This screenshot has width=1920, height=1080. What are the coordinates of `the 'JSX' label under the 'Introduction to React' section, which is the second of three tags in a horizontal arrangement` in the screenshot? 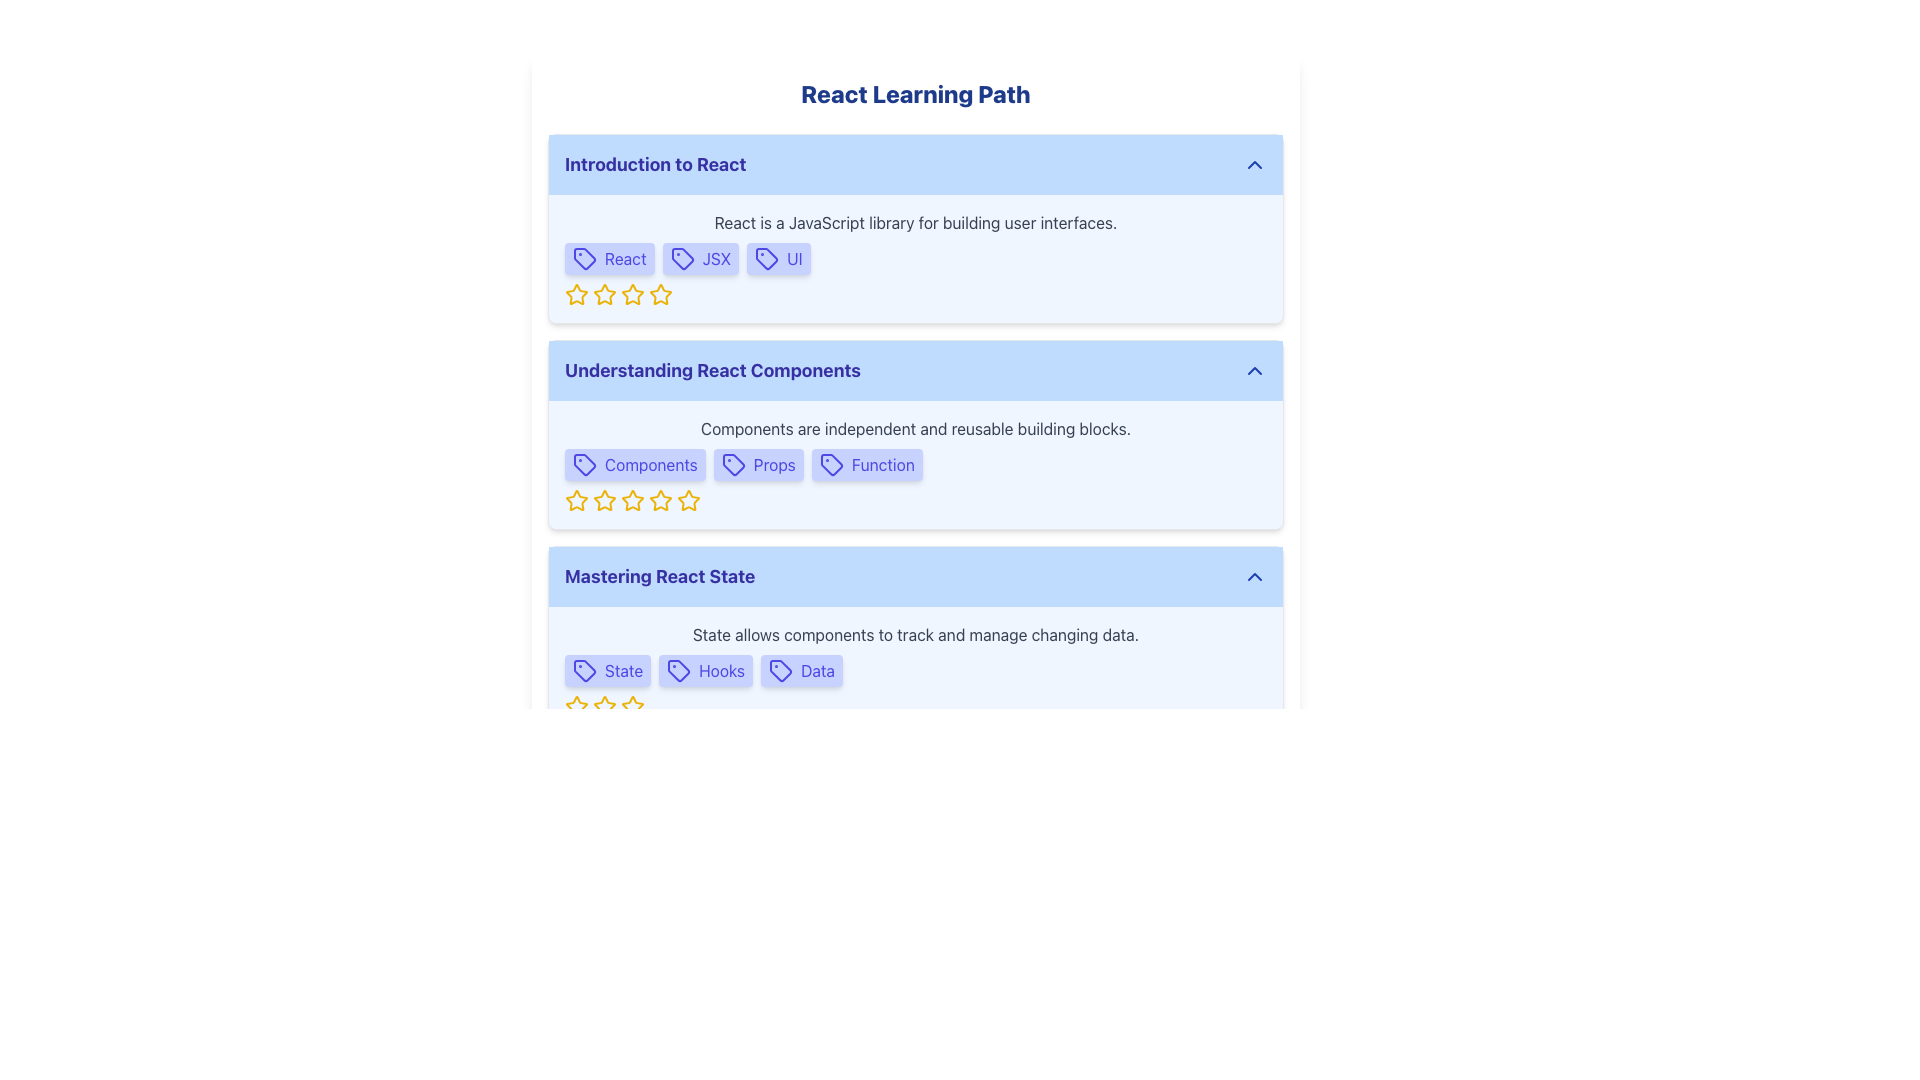 It's located at (700, 257).